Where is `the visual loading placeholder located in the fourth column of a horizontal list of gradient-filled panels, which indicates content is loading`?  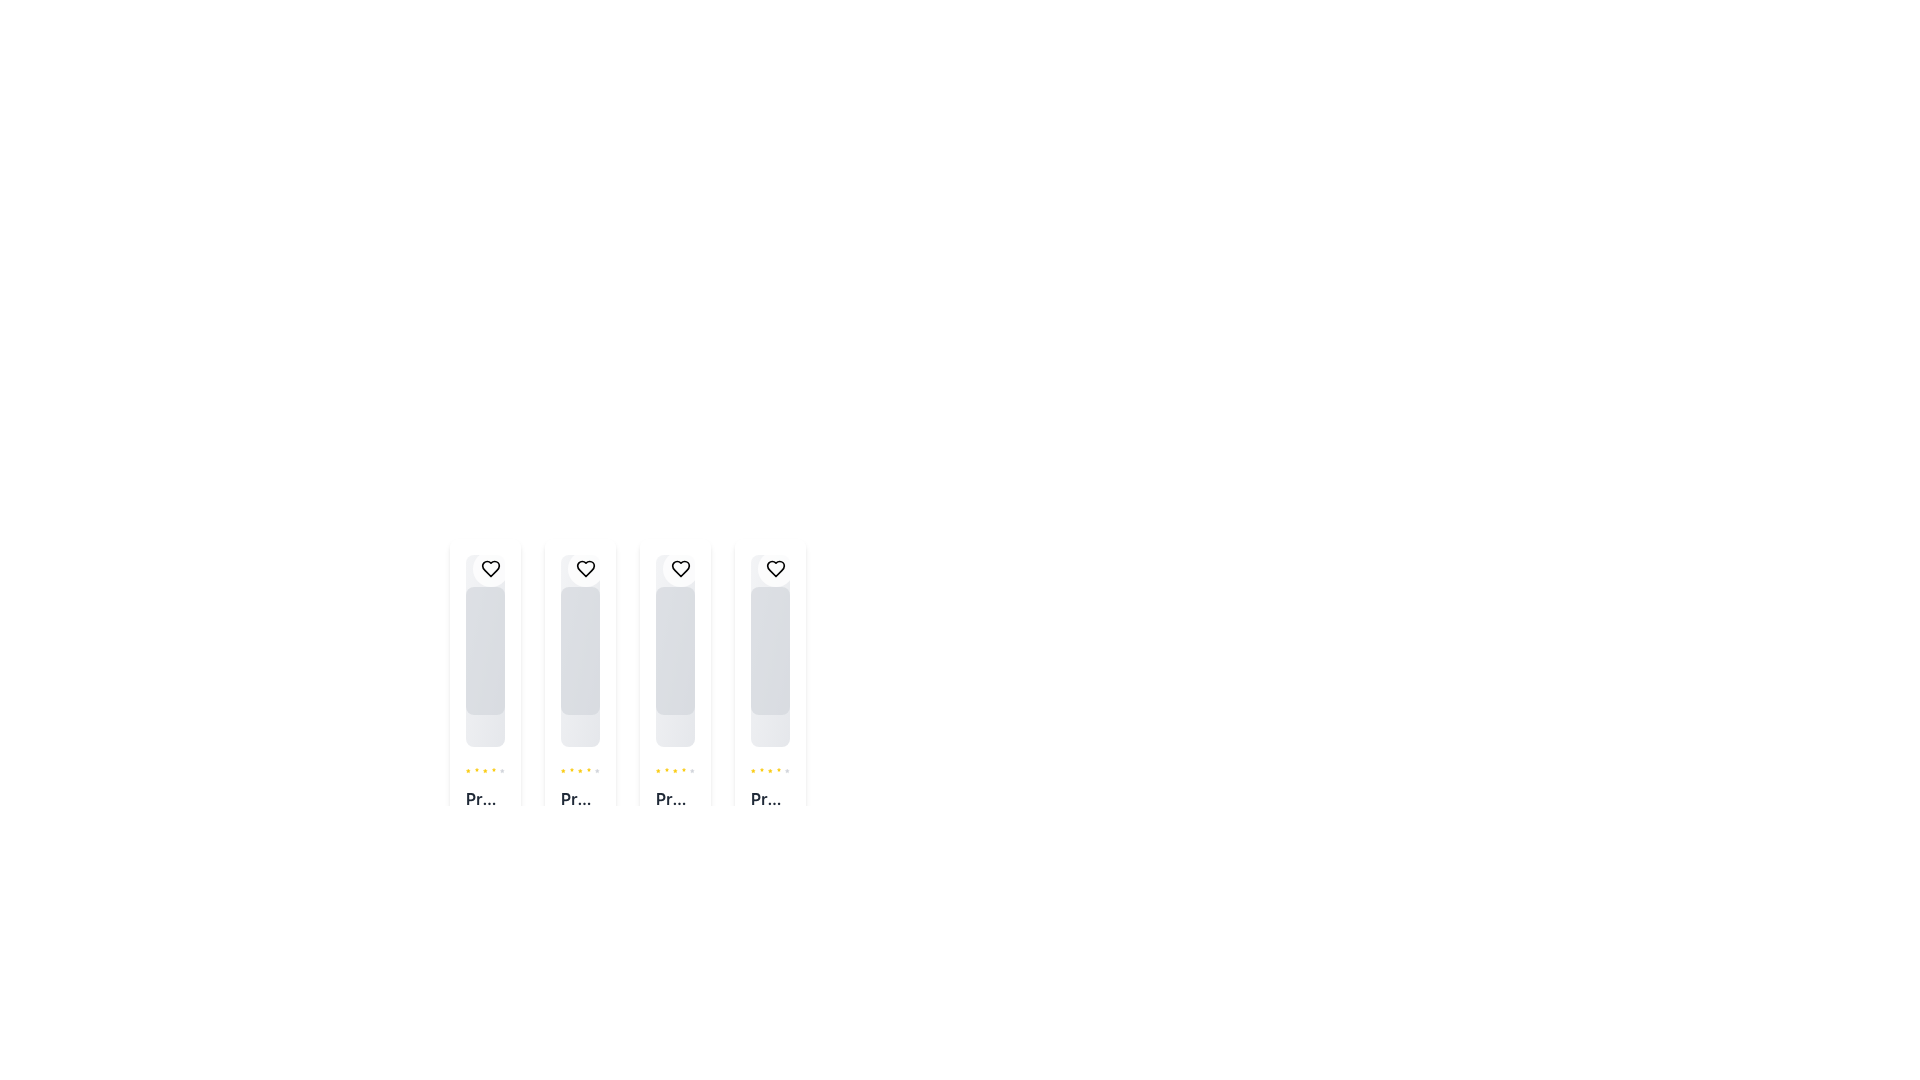 the visual loading placeholder located in the fourth column of a horizontal list of gradient-filled panels, which indicates content is loading is located at coordinates (769, 651).